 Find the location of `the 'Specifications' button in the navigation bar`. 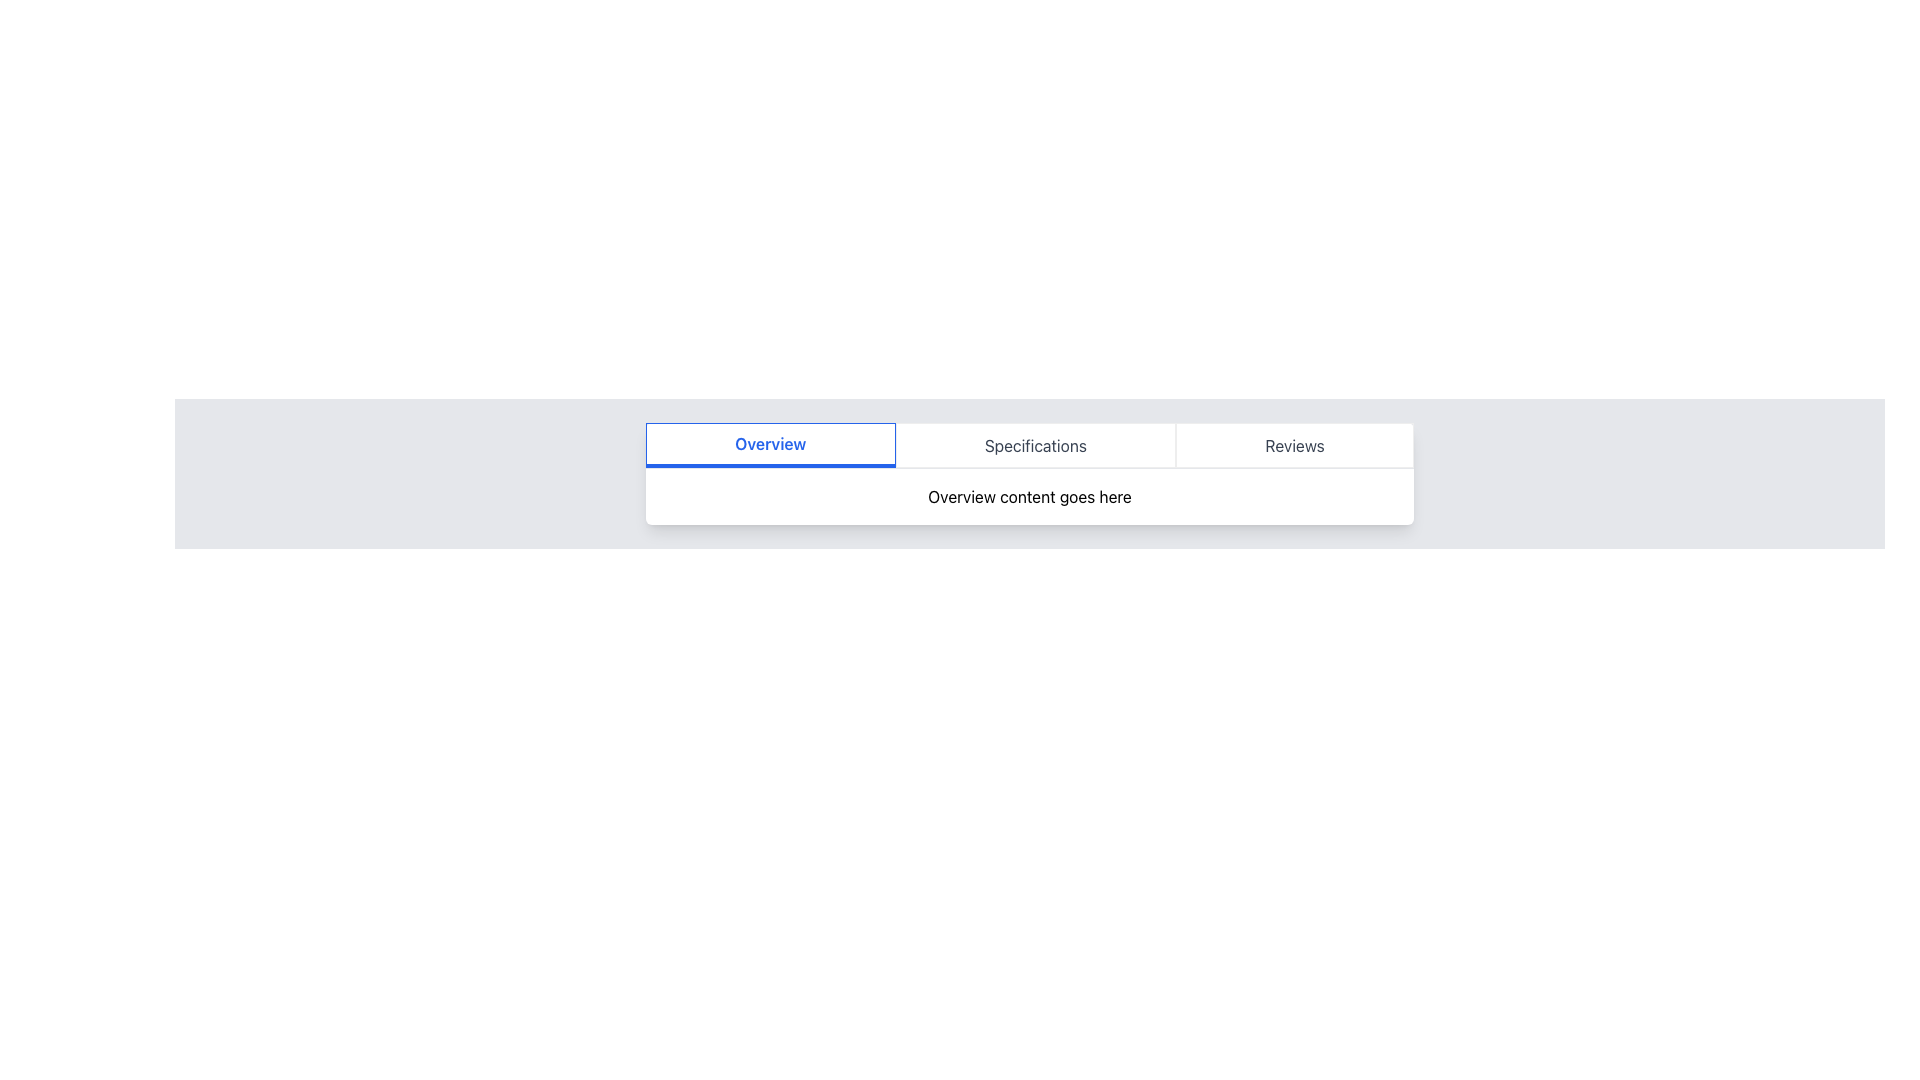

the 'Specifications' button in the navigation bar is located at coordinates (1035, 444).